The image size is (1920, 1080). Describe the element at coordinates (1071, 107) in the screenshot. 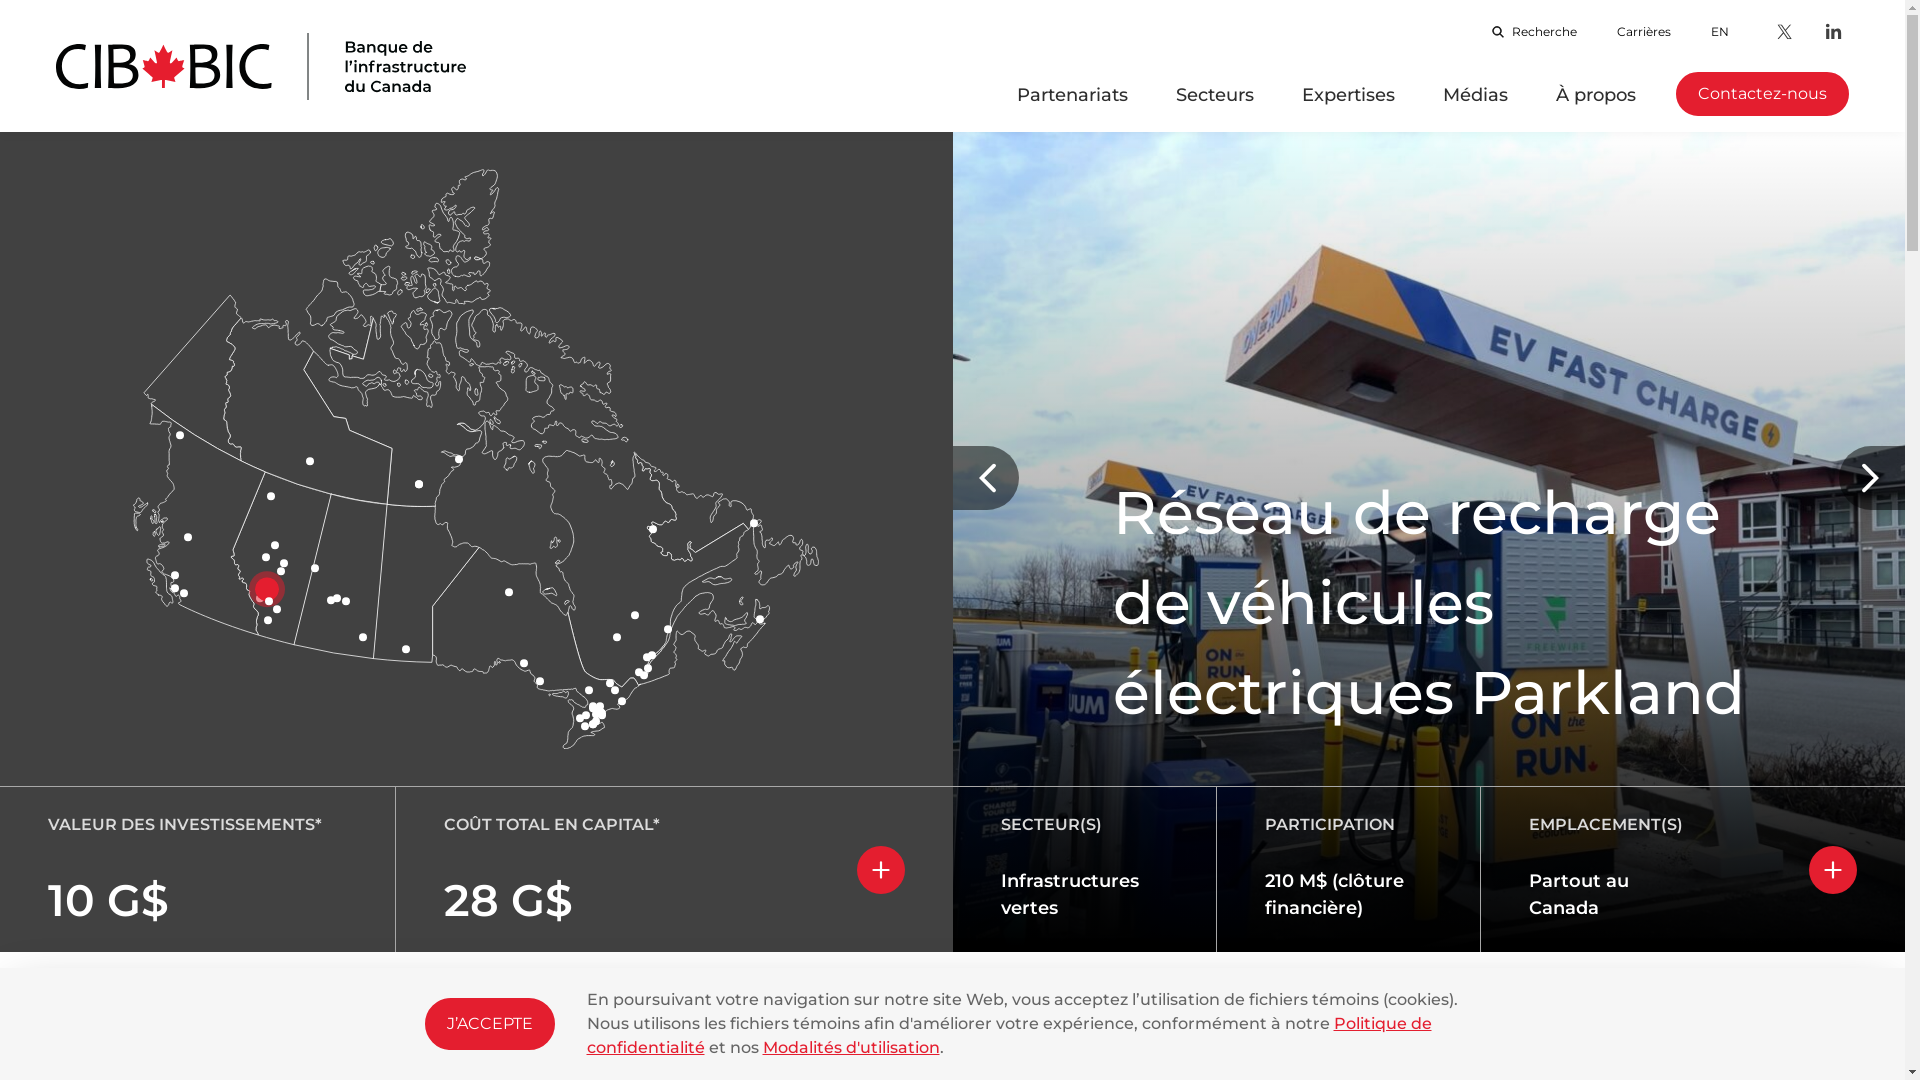

I see `'Partenariats'` at that location.